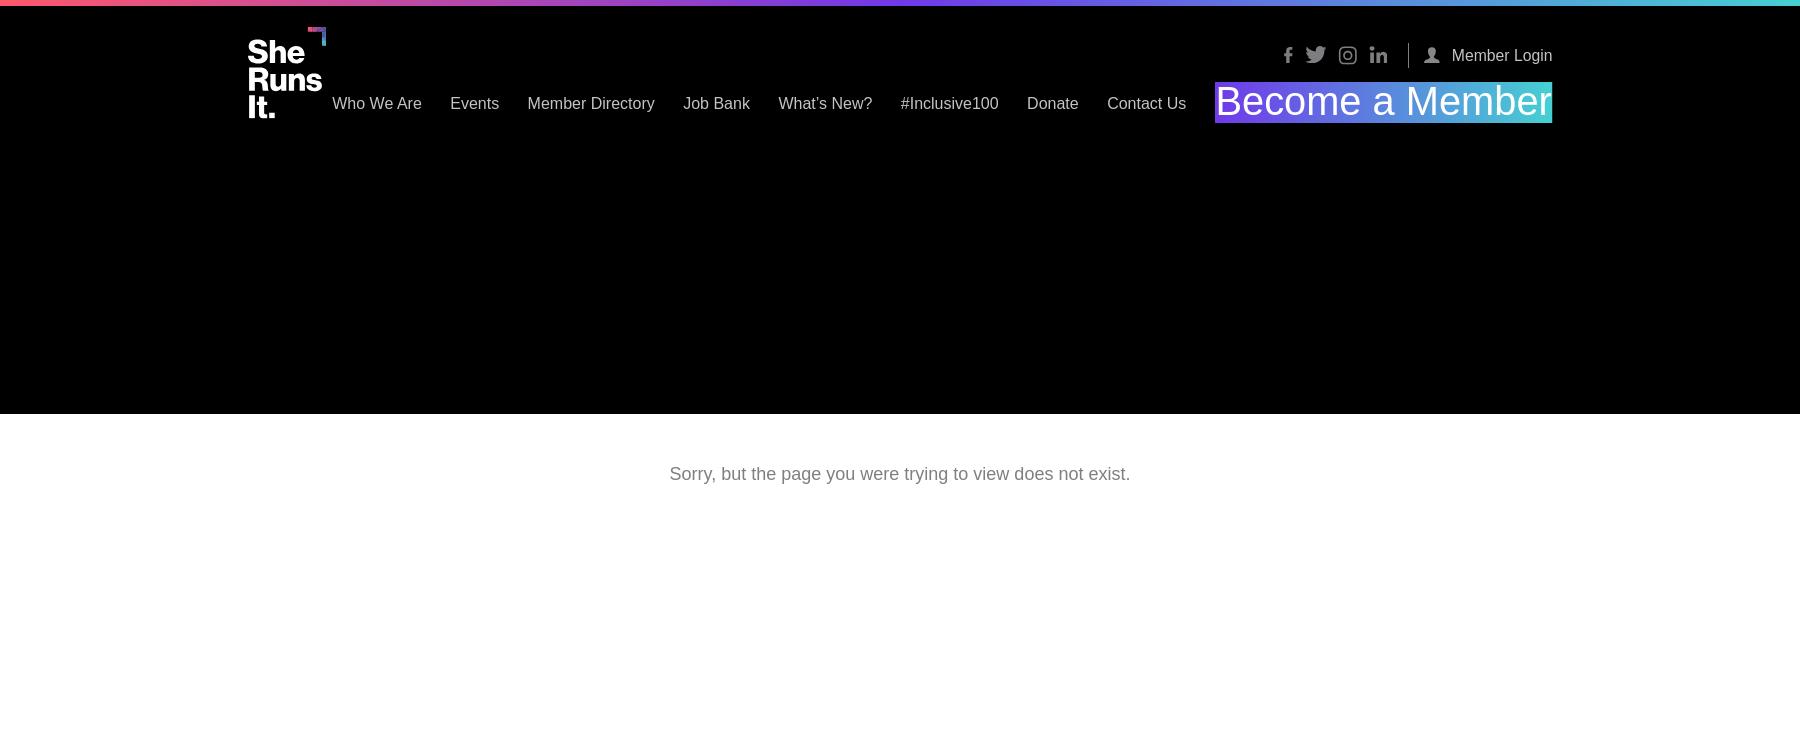 This screenshot has width=1800, height=746. Describe the element at coordinates (1501, 52) in the screenshot. I see `'Member Login'` at that location.